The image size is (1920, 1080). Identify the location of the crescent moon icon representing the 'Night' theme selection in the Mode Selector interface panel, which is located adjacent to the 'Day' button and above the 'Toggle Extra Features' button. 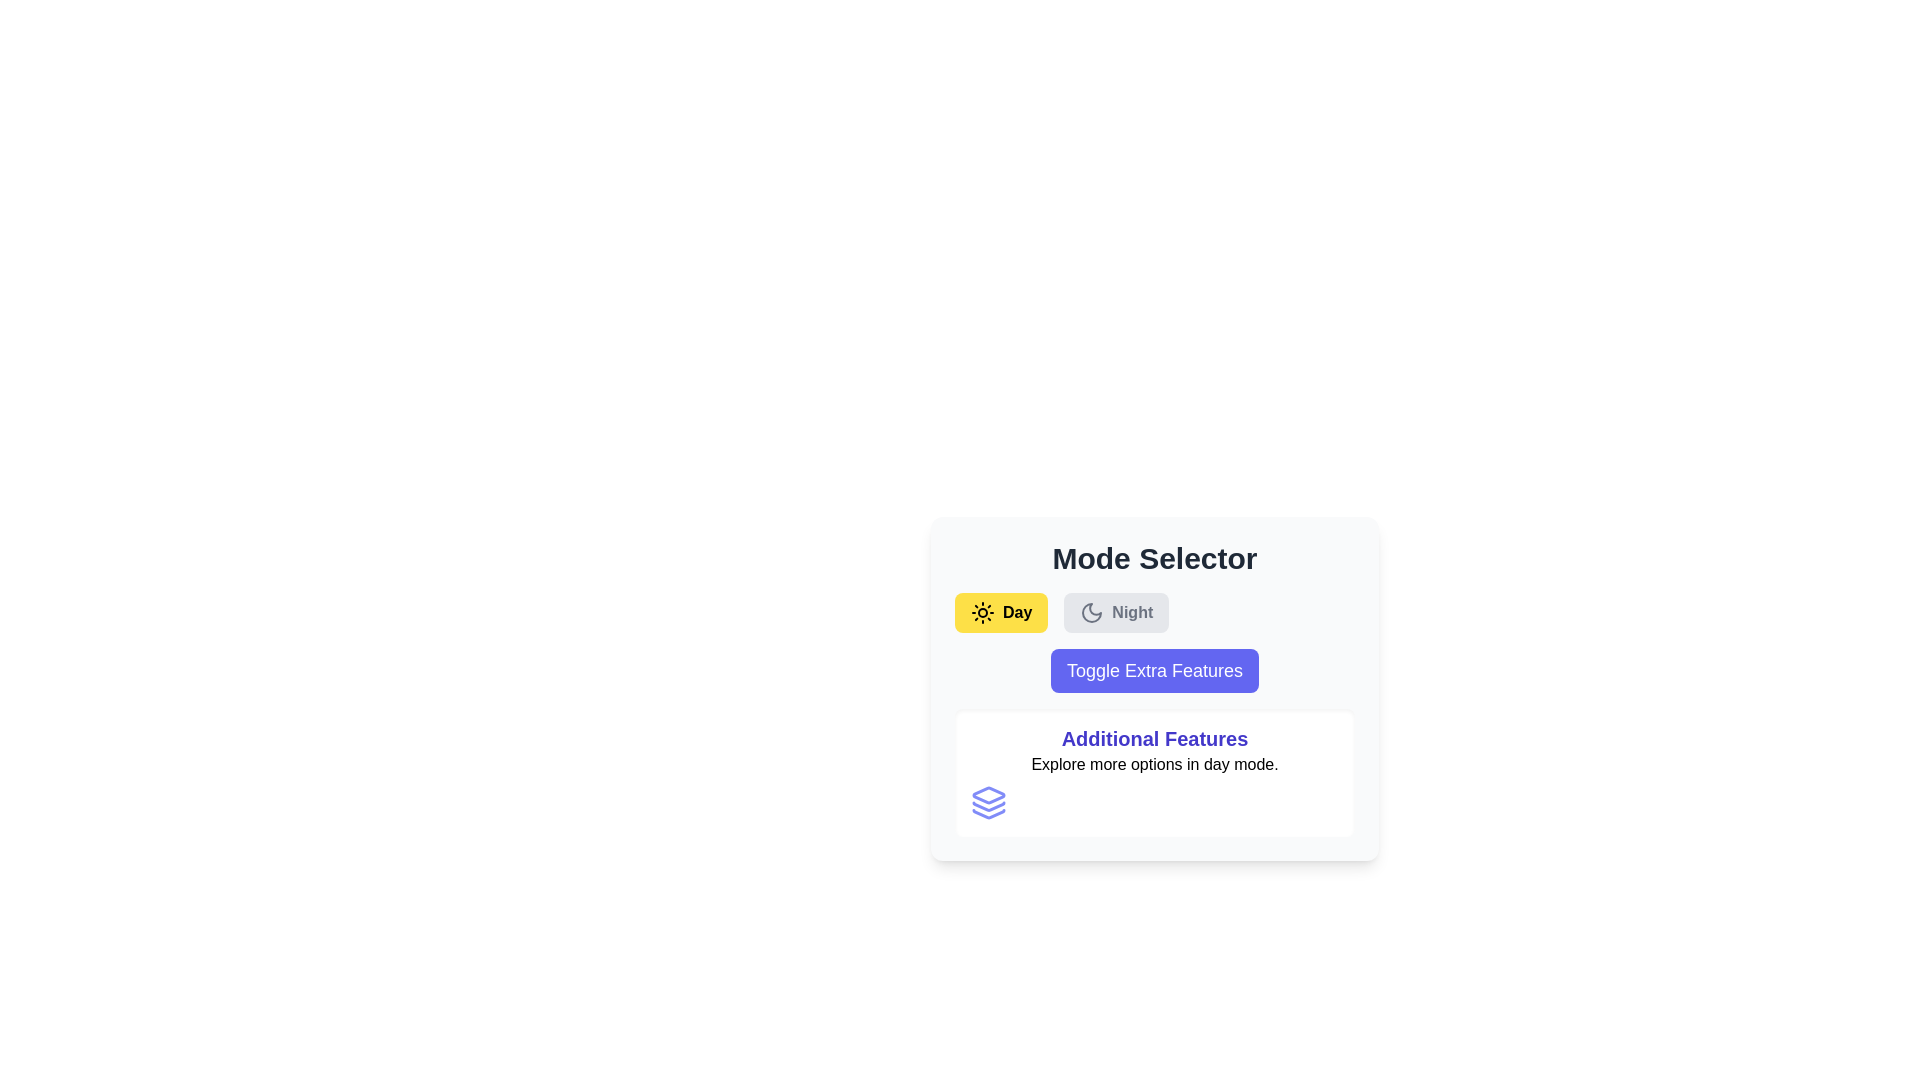
(1091, 612).